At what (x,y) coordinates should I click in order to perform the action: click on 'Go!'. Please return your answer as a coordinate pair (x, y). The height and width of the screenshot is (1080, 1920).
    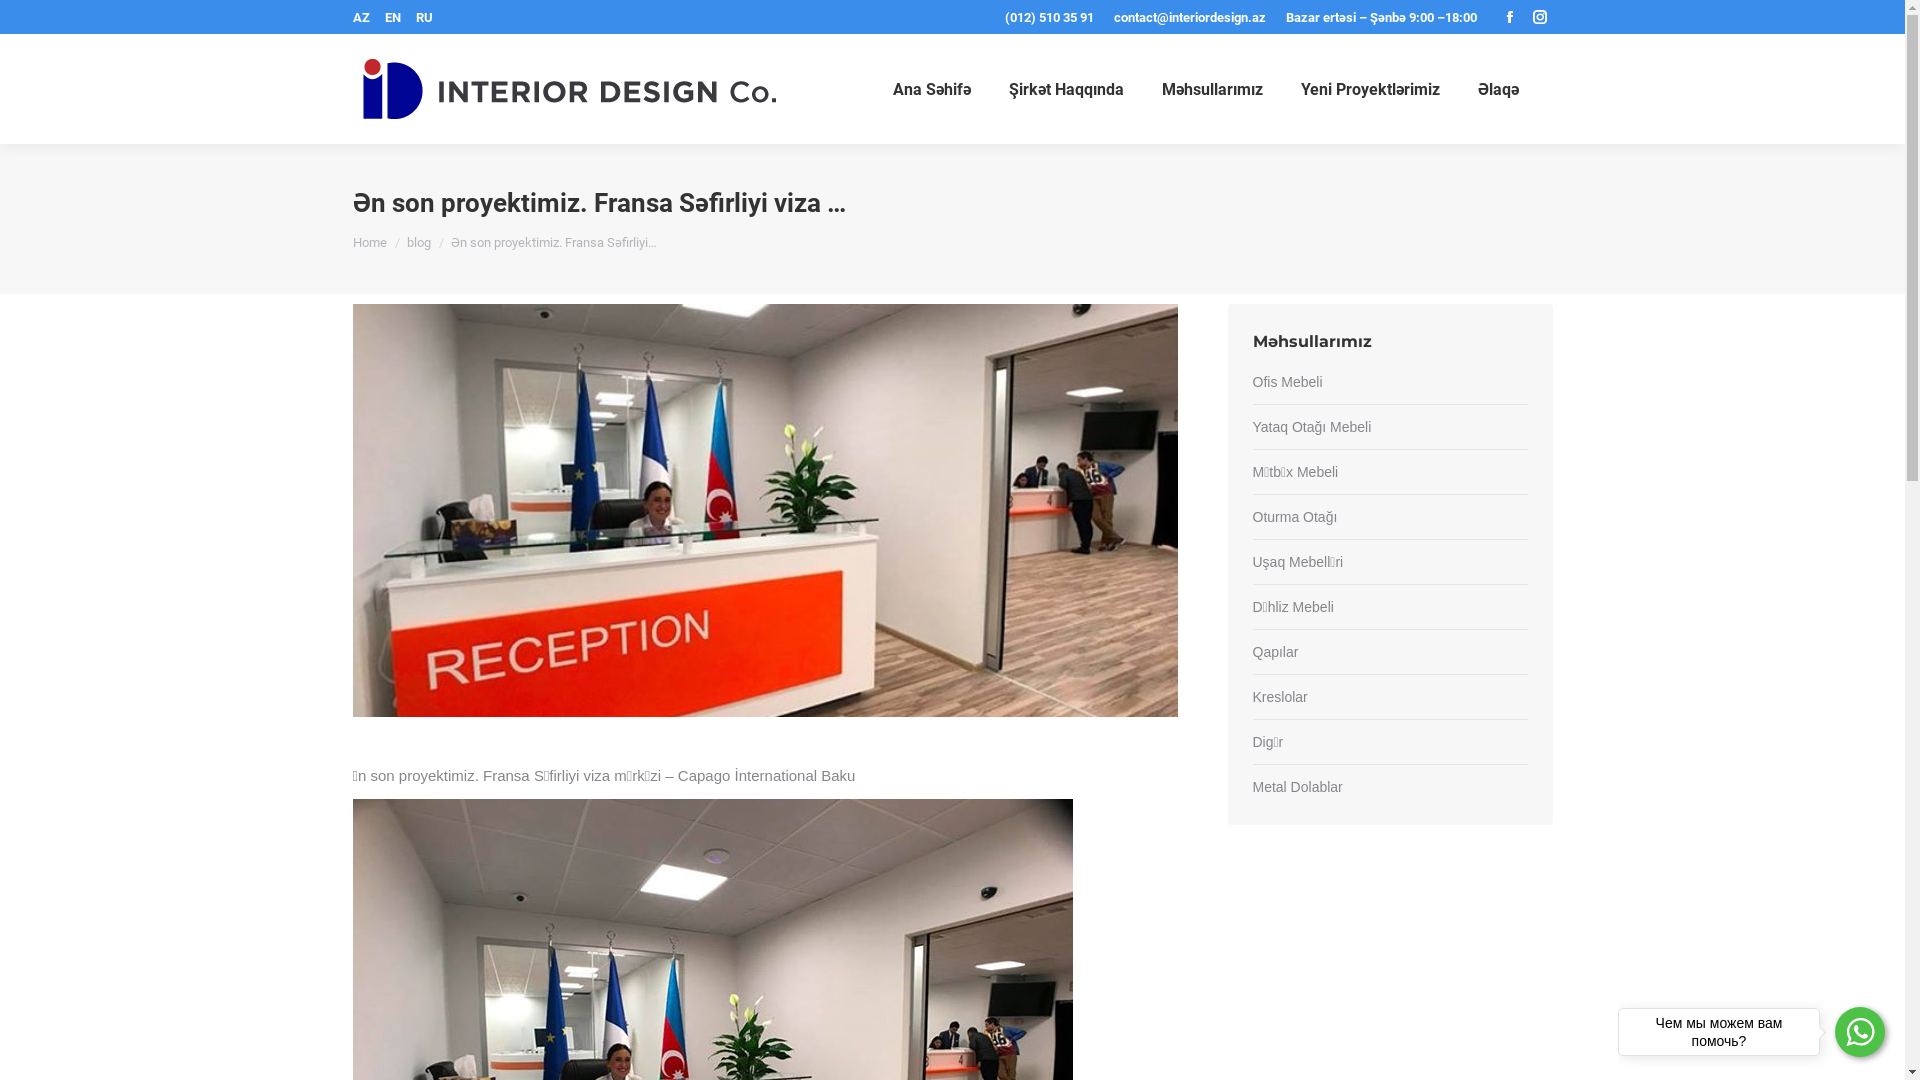
    Looking at the image, I should click on (0, 20).